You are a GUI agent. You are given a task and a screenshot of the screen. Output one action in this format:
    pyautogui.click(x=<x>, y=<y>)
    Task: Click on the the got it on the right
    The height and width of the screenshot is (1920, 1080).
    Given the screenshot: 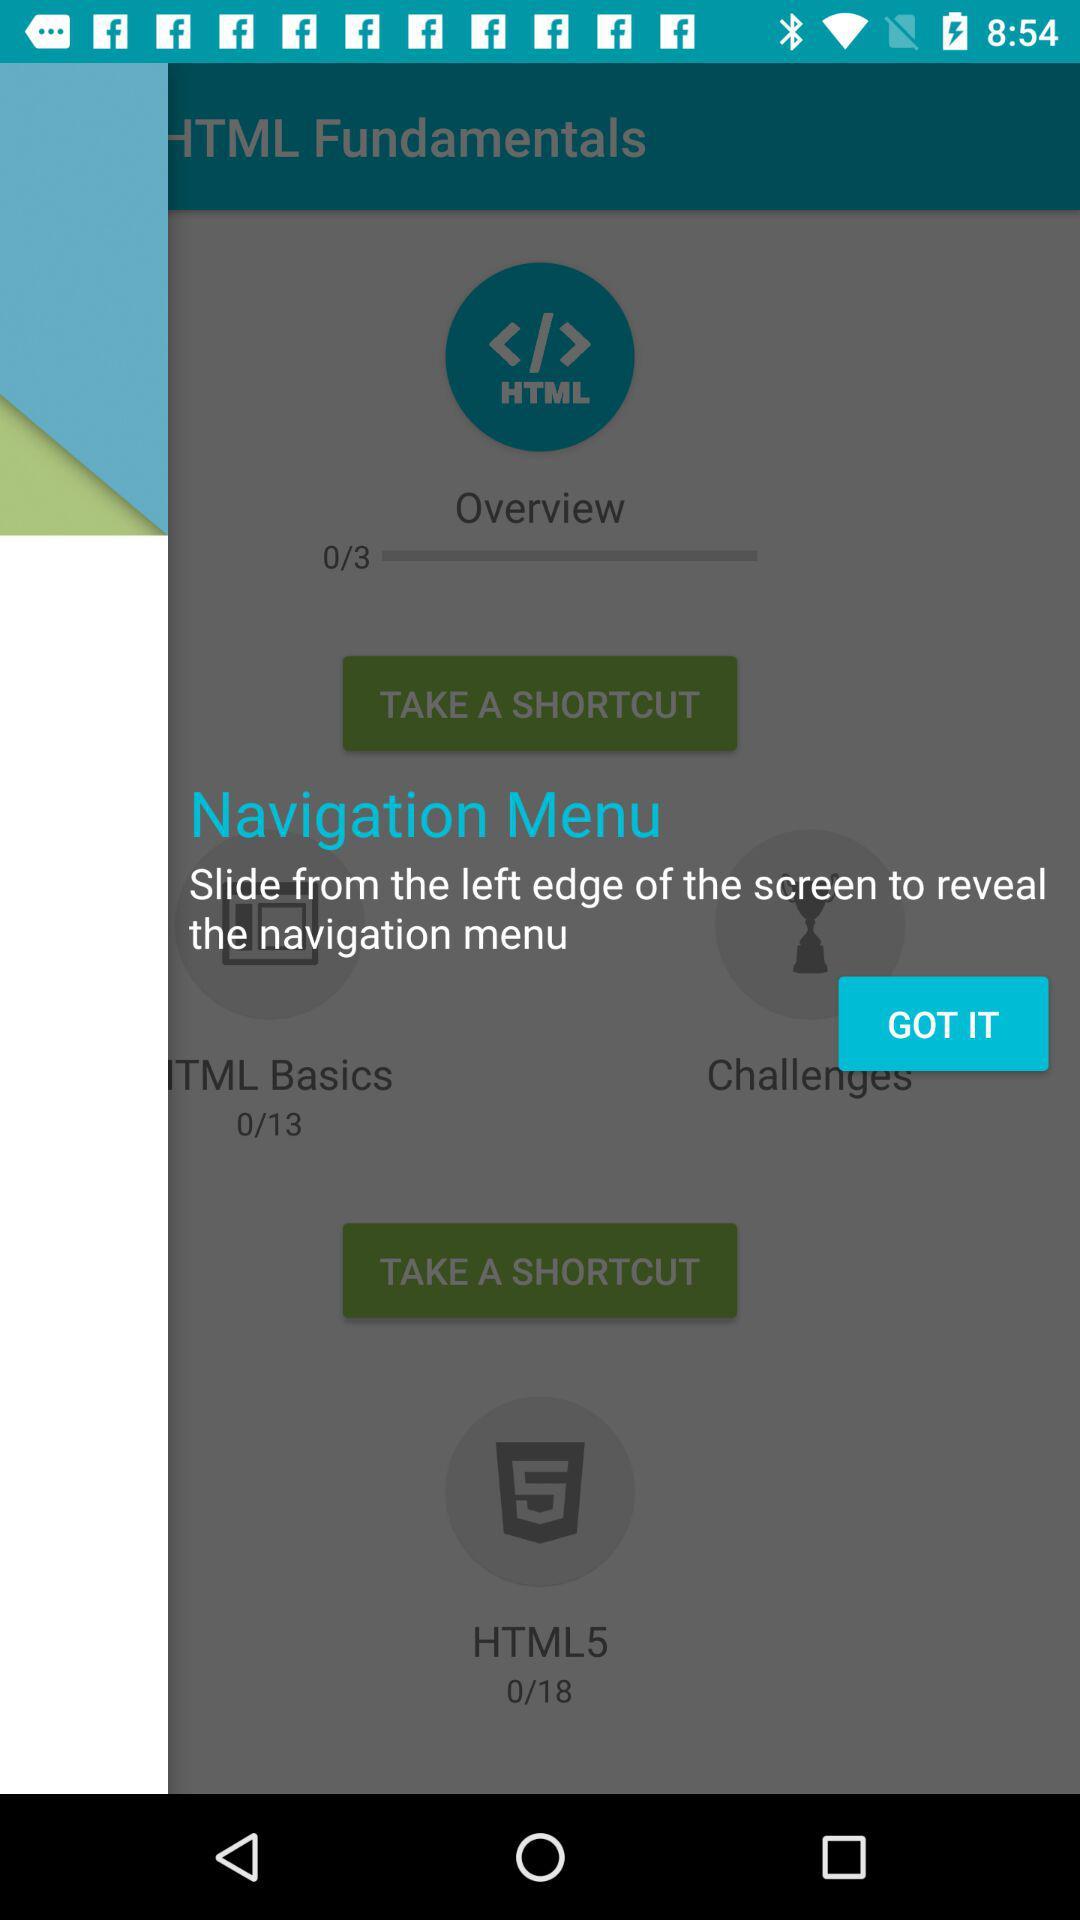 What is the action you would take?
    pyautogui.click(x=943, y=1023)
    